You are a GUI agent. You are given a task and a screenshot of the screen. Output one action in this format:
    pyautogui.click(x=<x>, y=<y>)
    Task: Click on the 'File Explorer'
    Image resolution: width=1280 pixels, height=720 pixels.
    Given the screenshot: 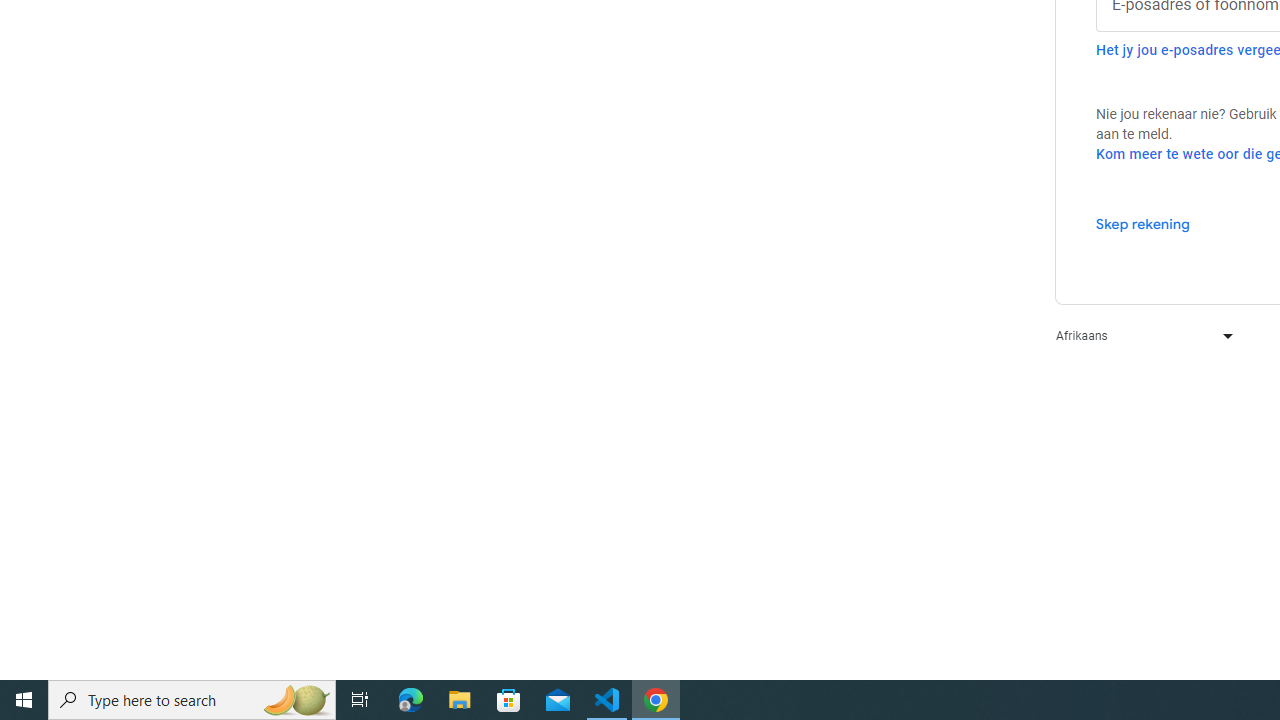 What is the action you would take?
    pyautogui.click(x=459, y=698)
    